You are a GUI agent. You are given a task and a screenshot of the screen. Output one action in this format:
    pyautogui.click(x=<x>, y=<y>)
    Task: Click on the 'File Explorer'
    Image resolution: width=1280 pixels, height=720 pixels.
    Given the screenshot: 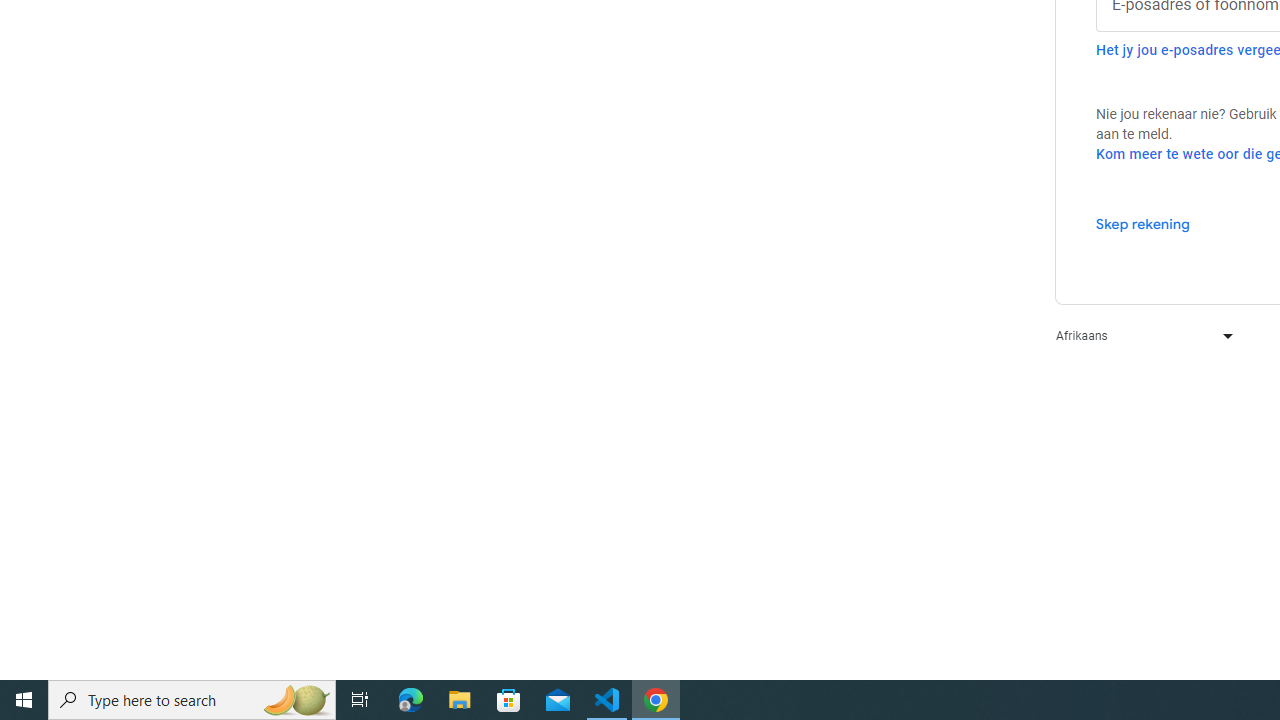 What is the action you would take?
    pyautogui.click(x=459, y=698)
    